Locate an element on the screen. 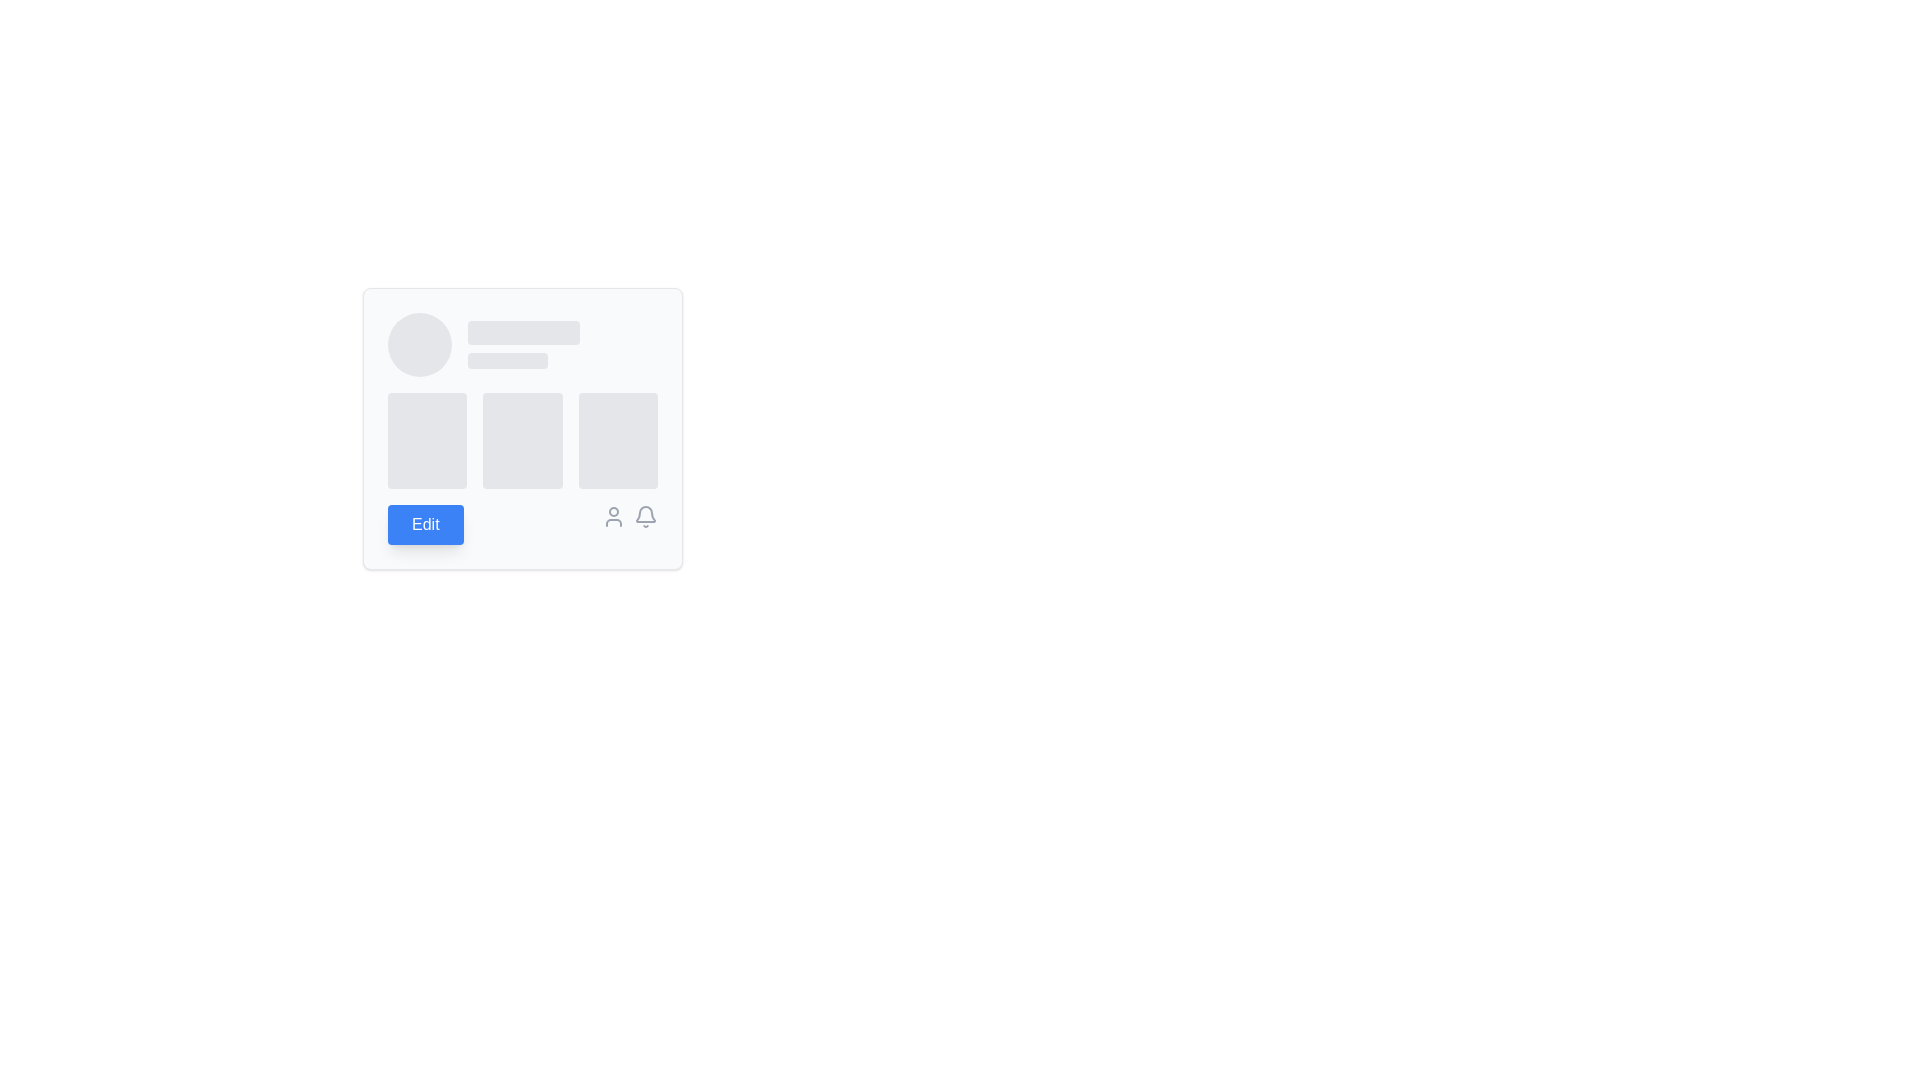 The width and height of the screenshot is (1920, 1080). the Placeholder box, which is a rectangular box with rounded corners and a uniform light gray color, positioned as the second box in a row of three boxes is located at coordinates (523, 439).